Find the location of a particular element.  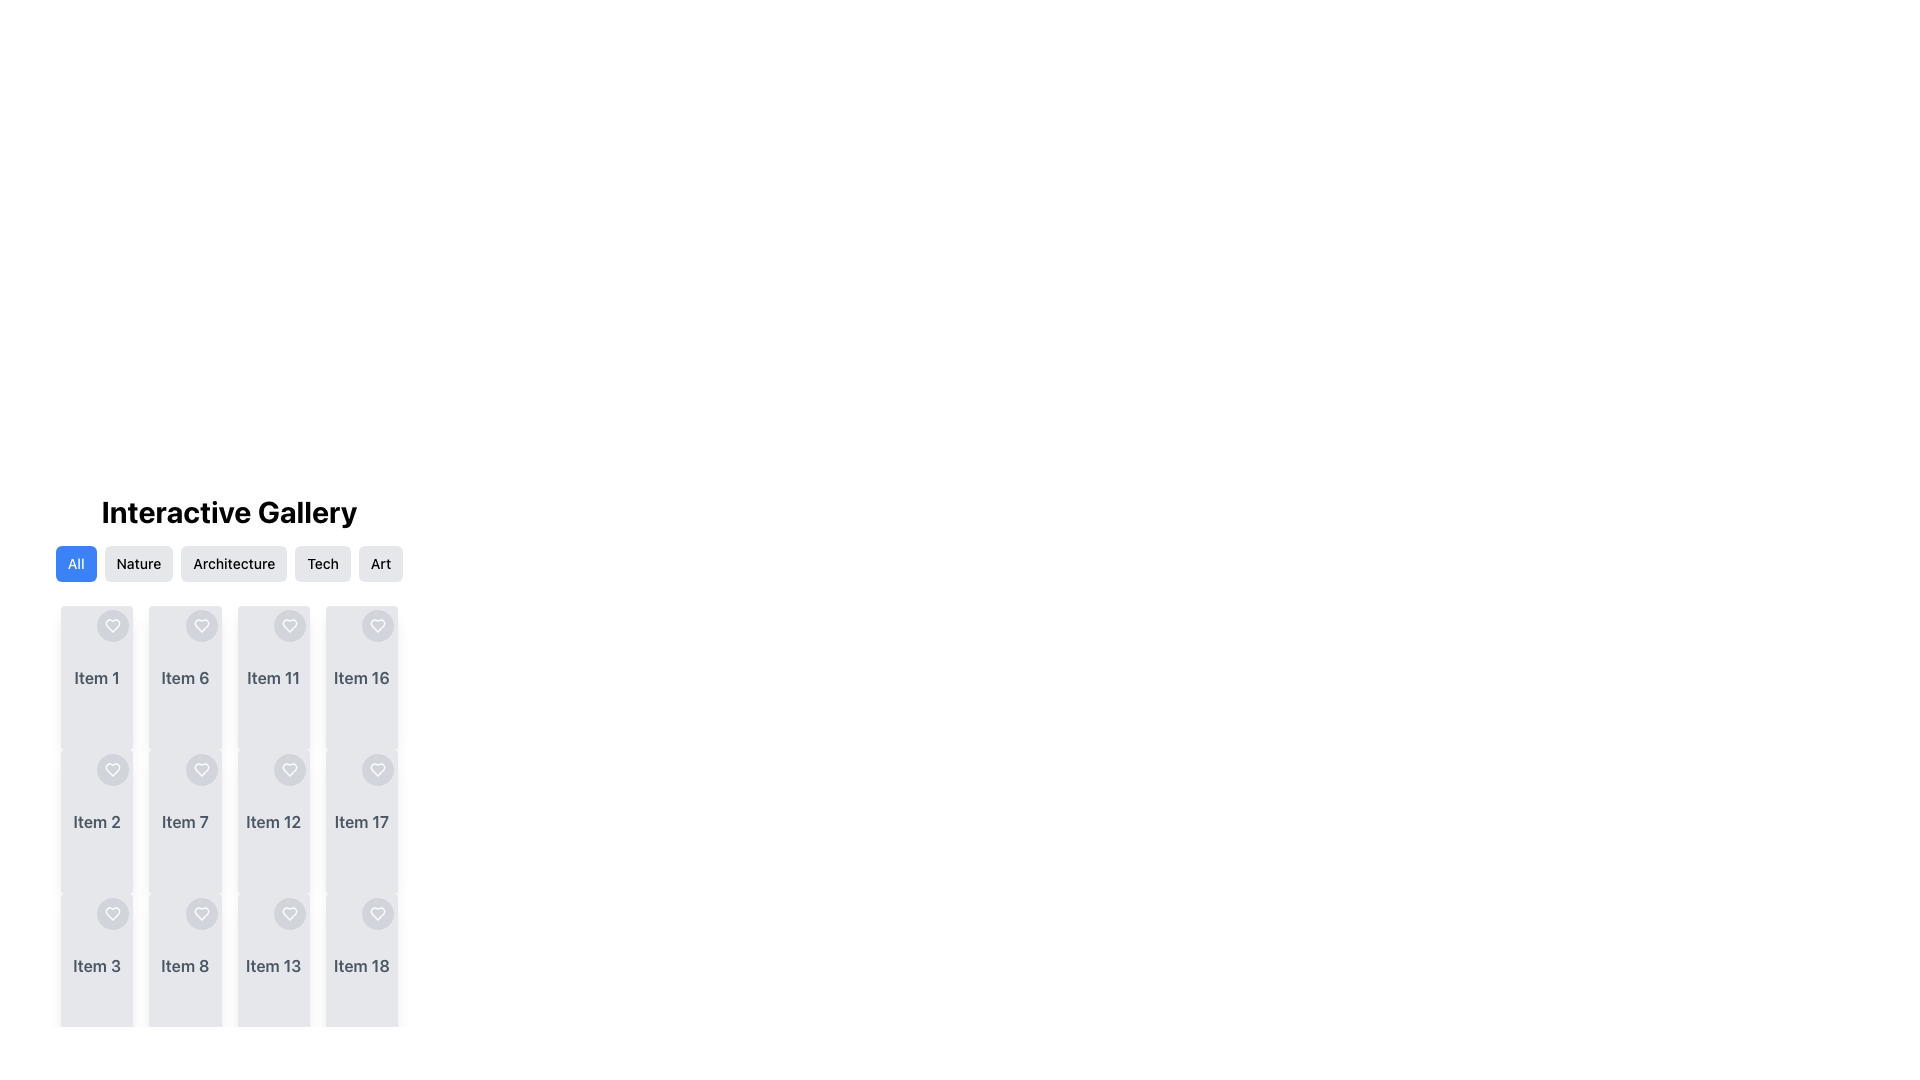

the 'Architecture' tab in the navigation menu is located at coordinates (229, 563).